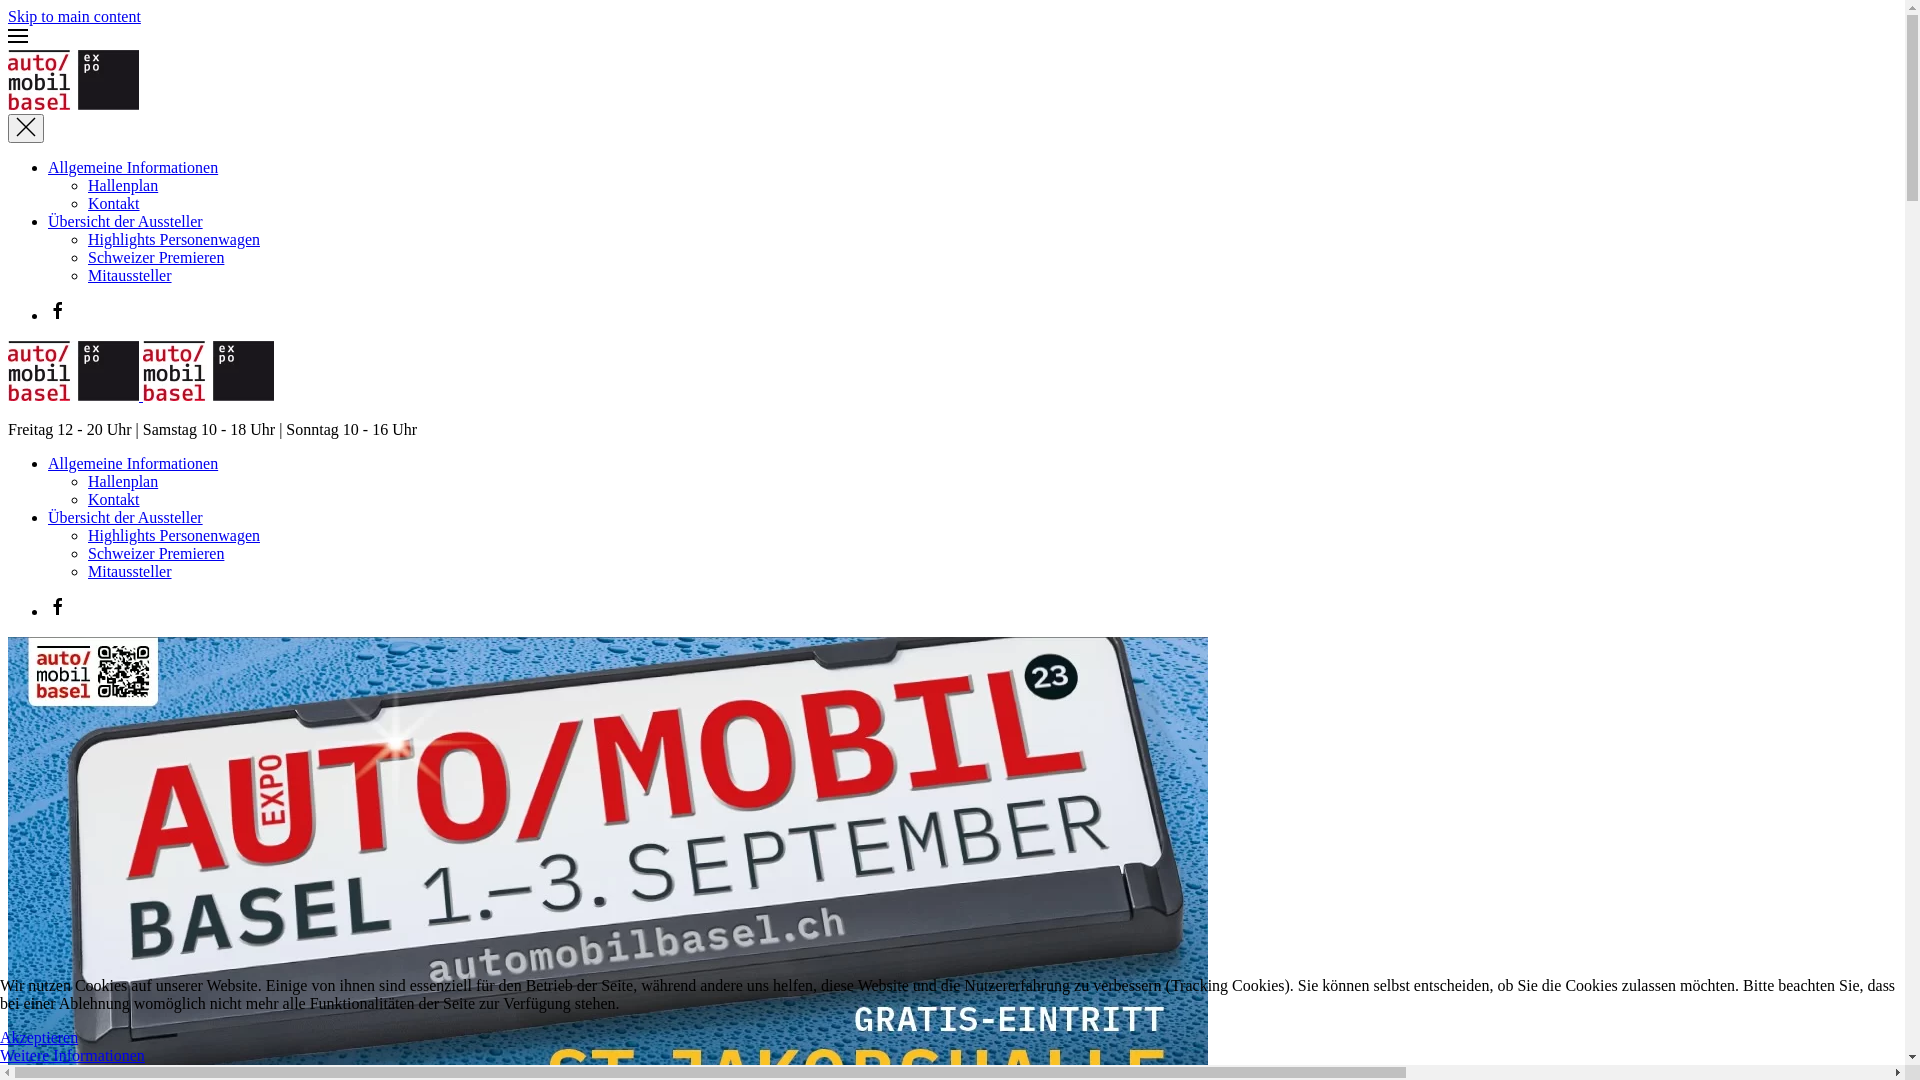 This screenshot has width=1920, height=1080. I want to click on 'Allgemeine Informationen', so click(48, 166).